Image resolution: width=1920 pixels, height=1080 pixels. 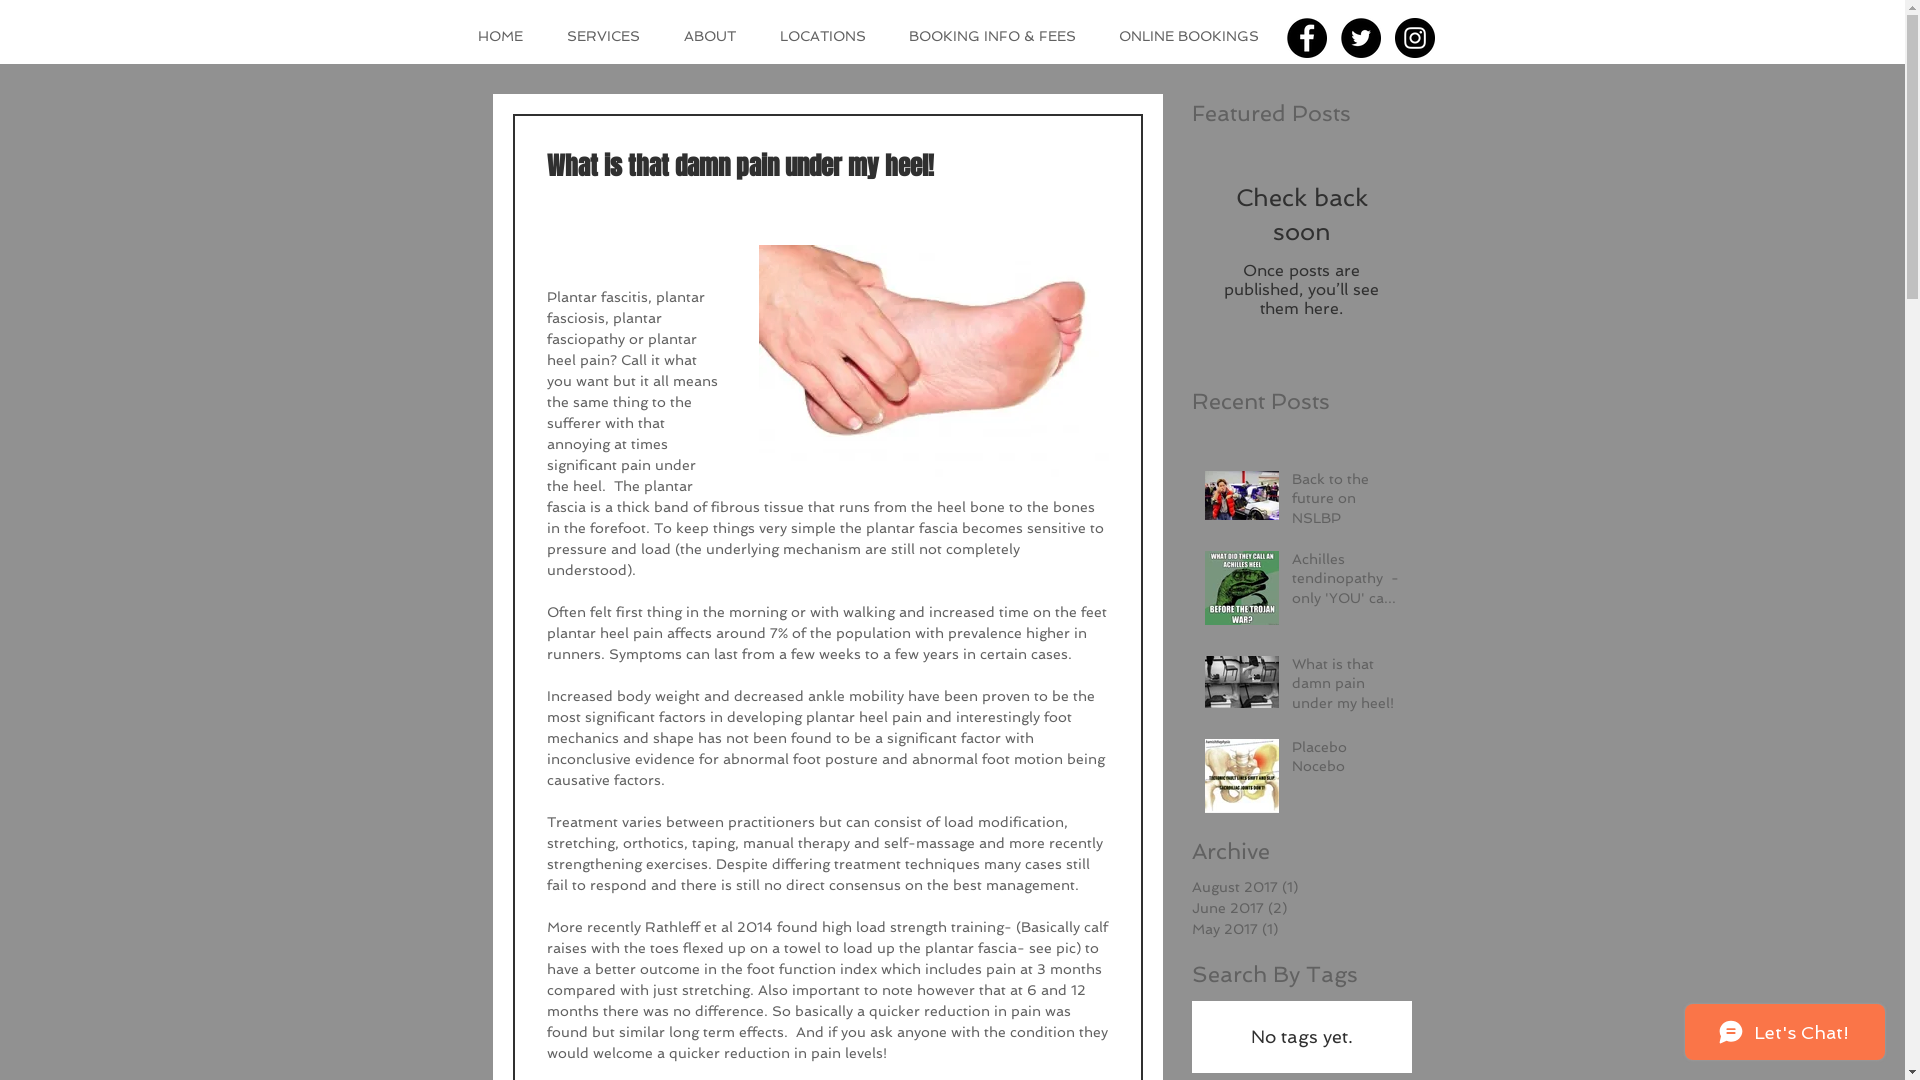 I want to click on 'Back to the future on NSLBP', so click(x=1345, y=502).